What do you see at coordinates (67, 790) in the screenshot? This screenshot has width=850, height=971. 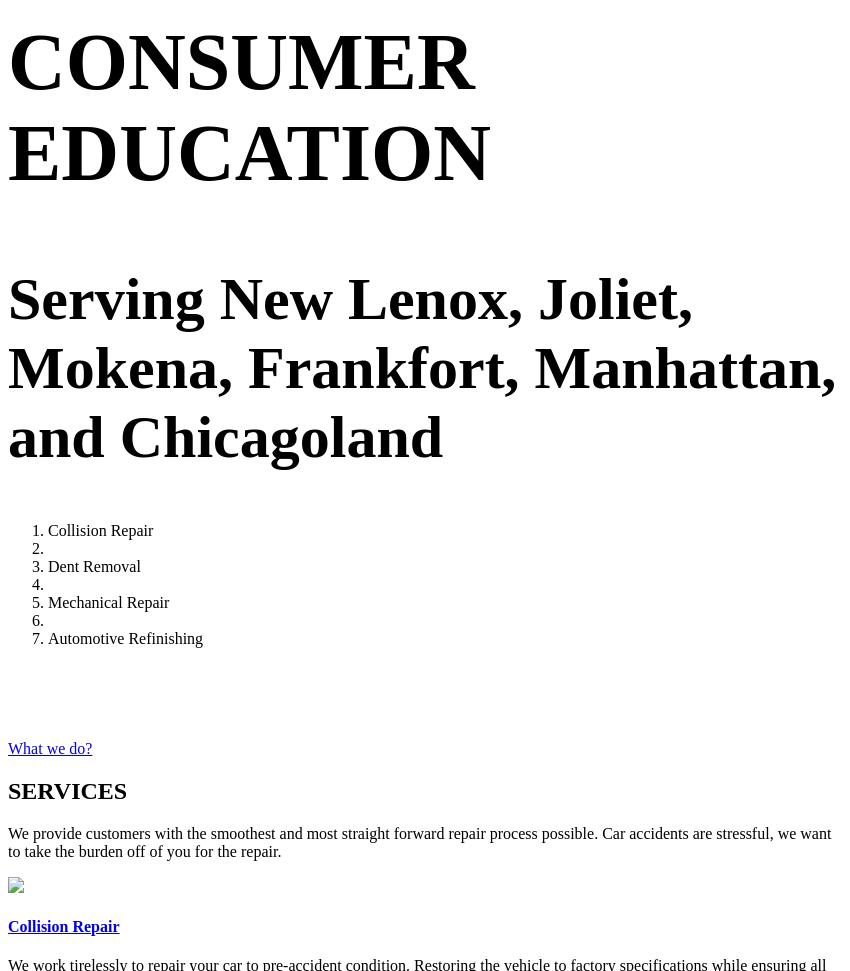 I see `'SERVICES'` at bounding box center [67, 790].